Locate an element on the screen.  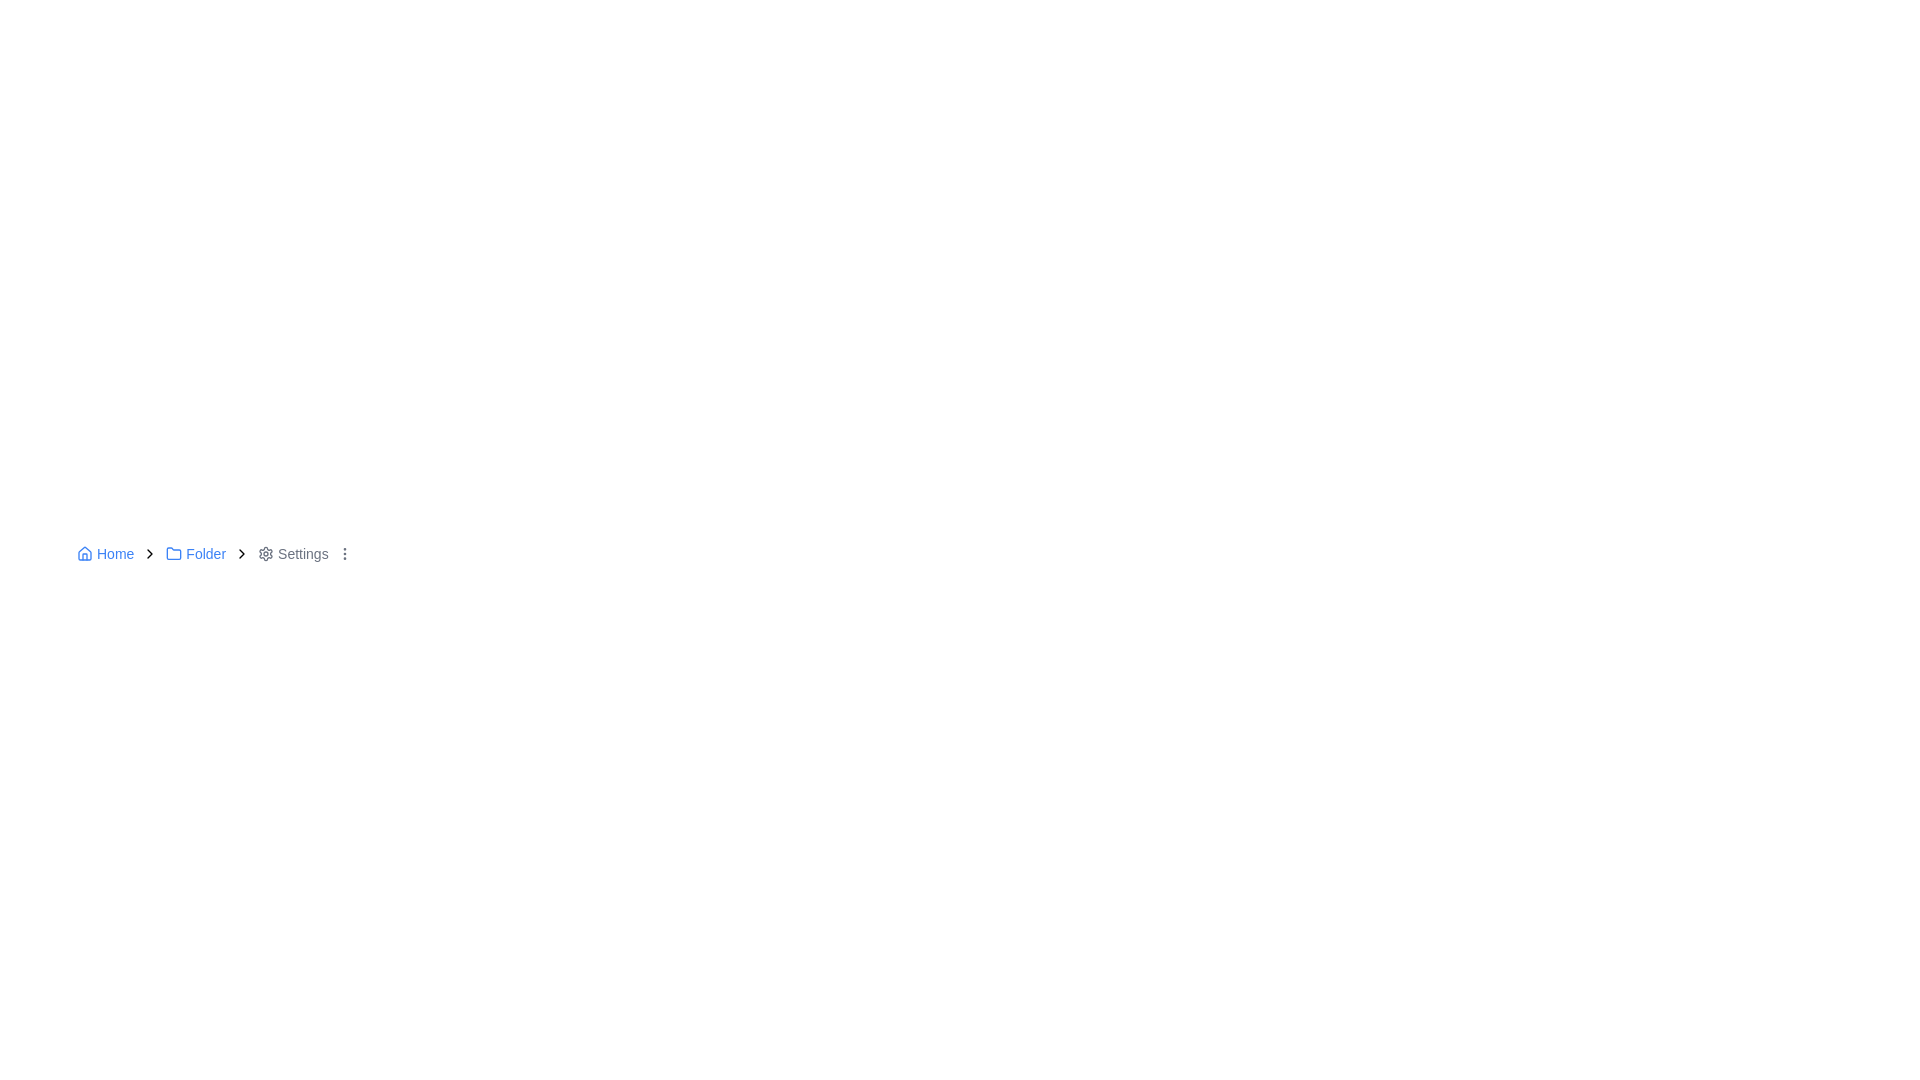
the decorative folder icon in the breadcrumb navigation system, positioned between the 'Home' text link and the settings gear icon is located at coordinates (174, 553).